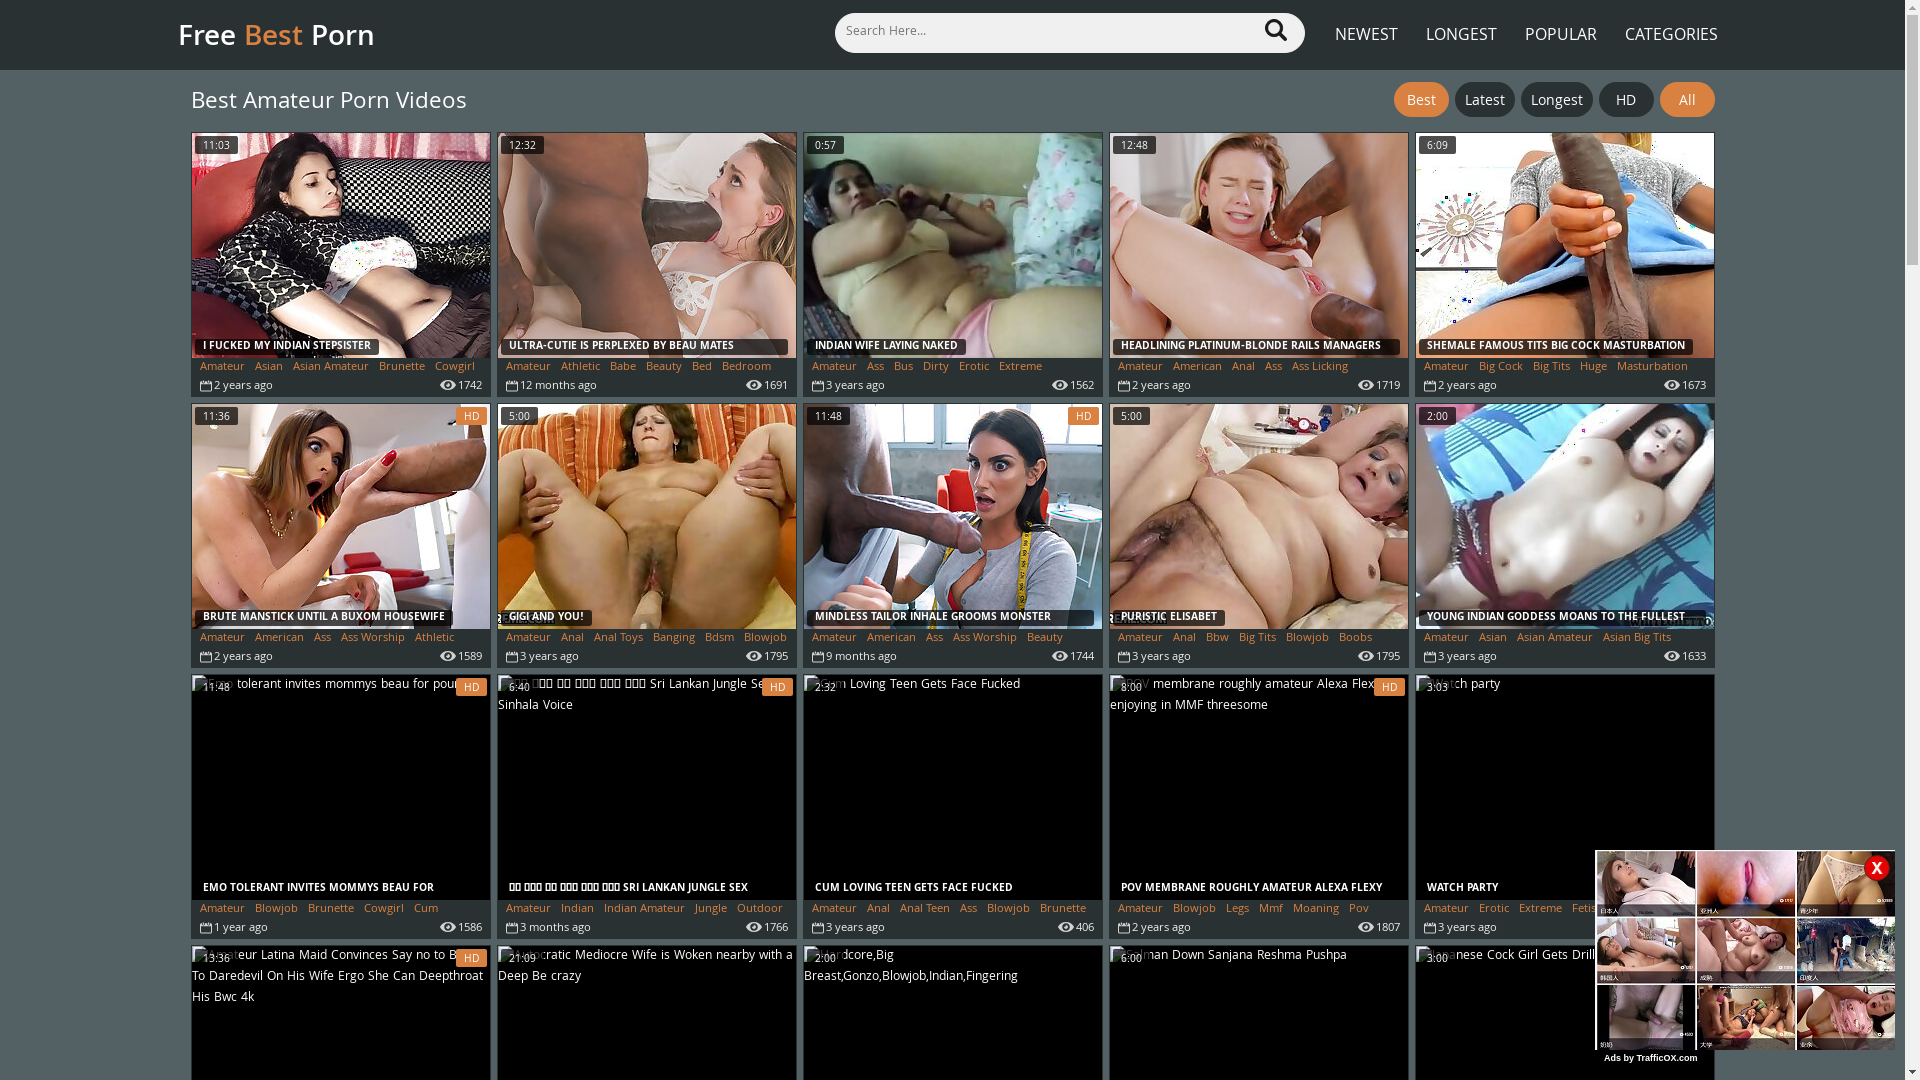  I want to click on 'Big Ass', so click(217, 655).